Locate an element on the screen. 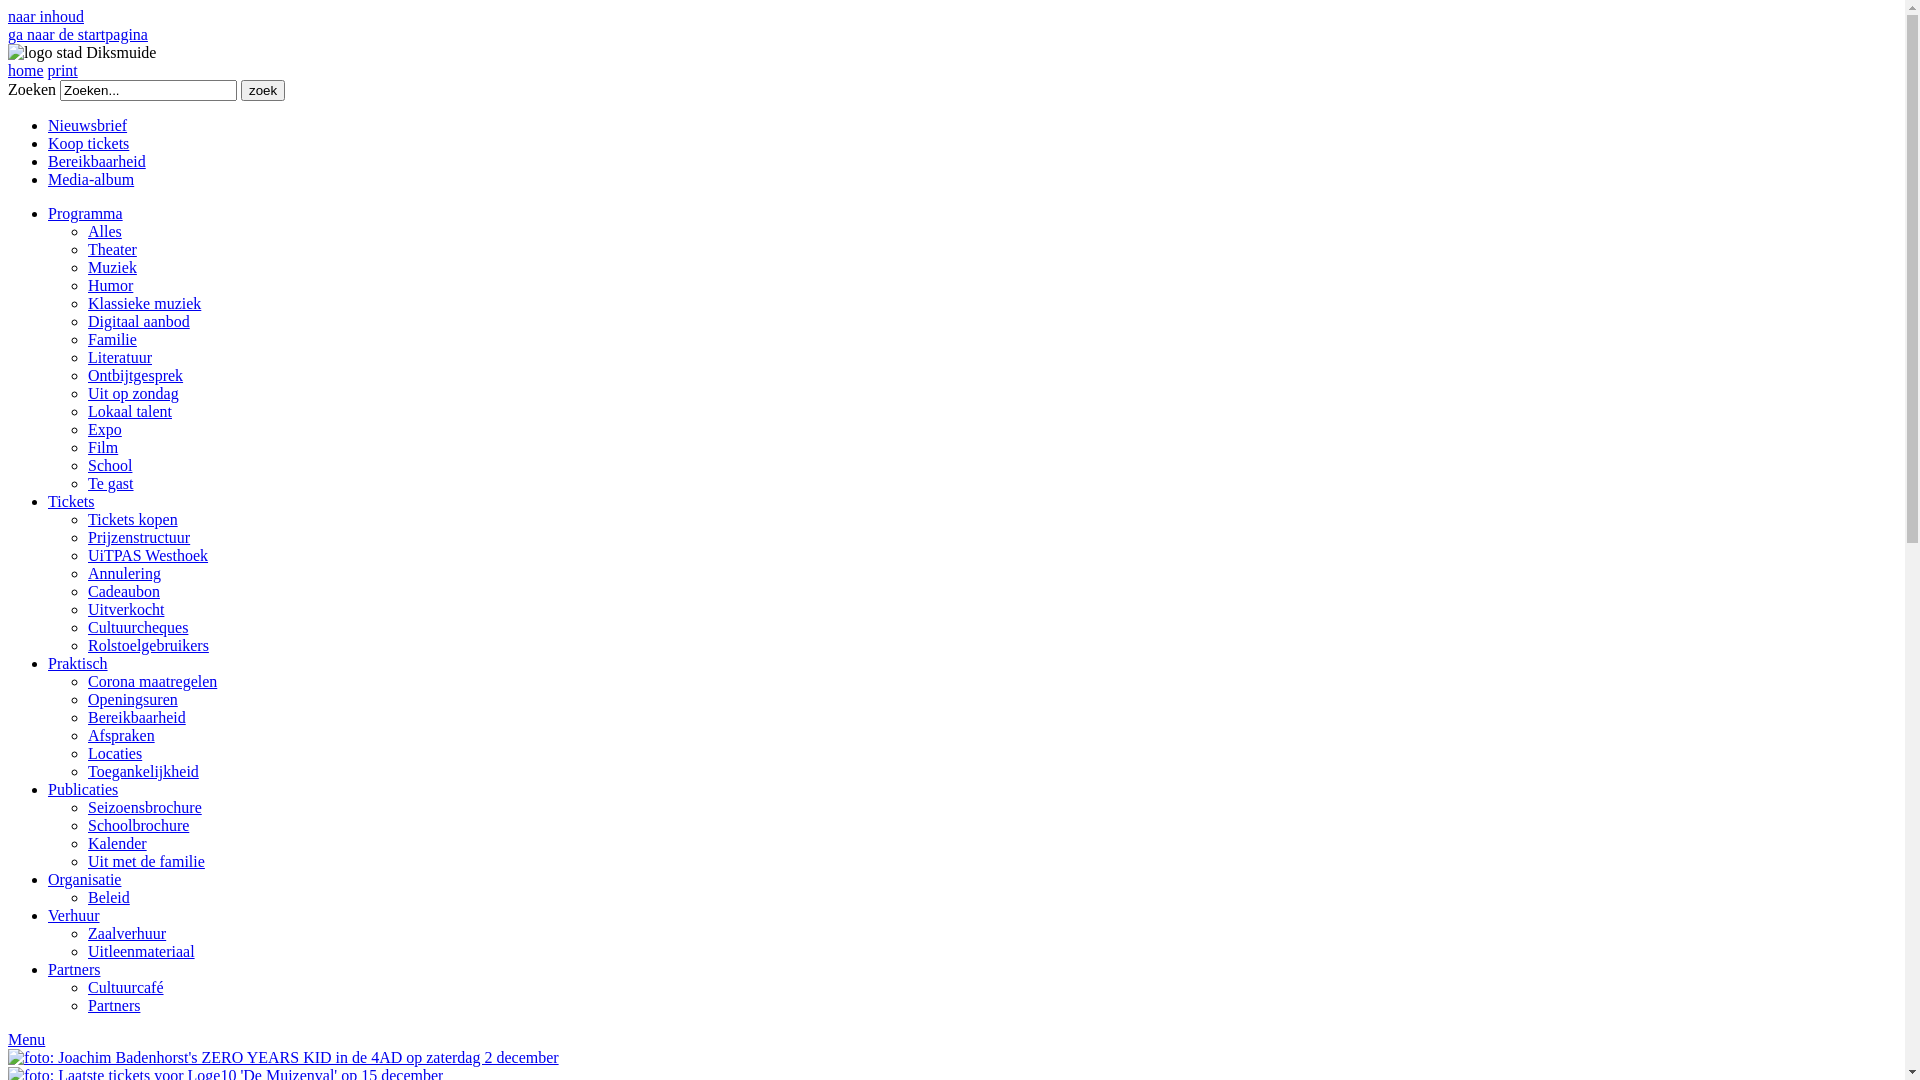  'Cultuurcheques' is located at coordinates (137, 626).